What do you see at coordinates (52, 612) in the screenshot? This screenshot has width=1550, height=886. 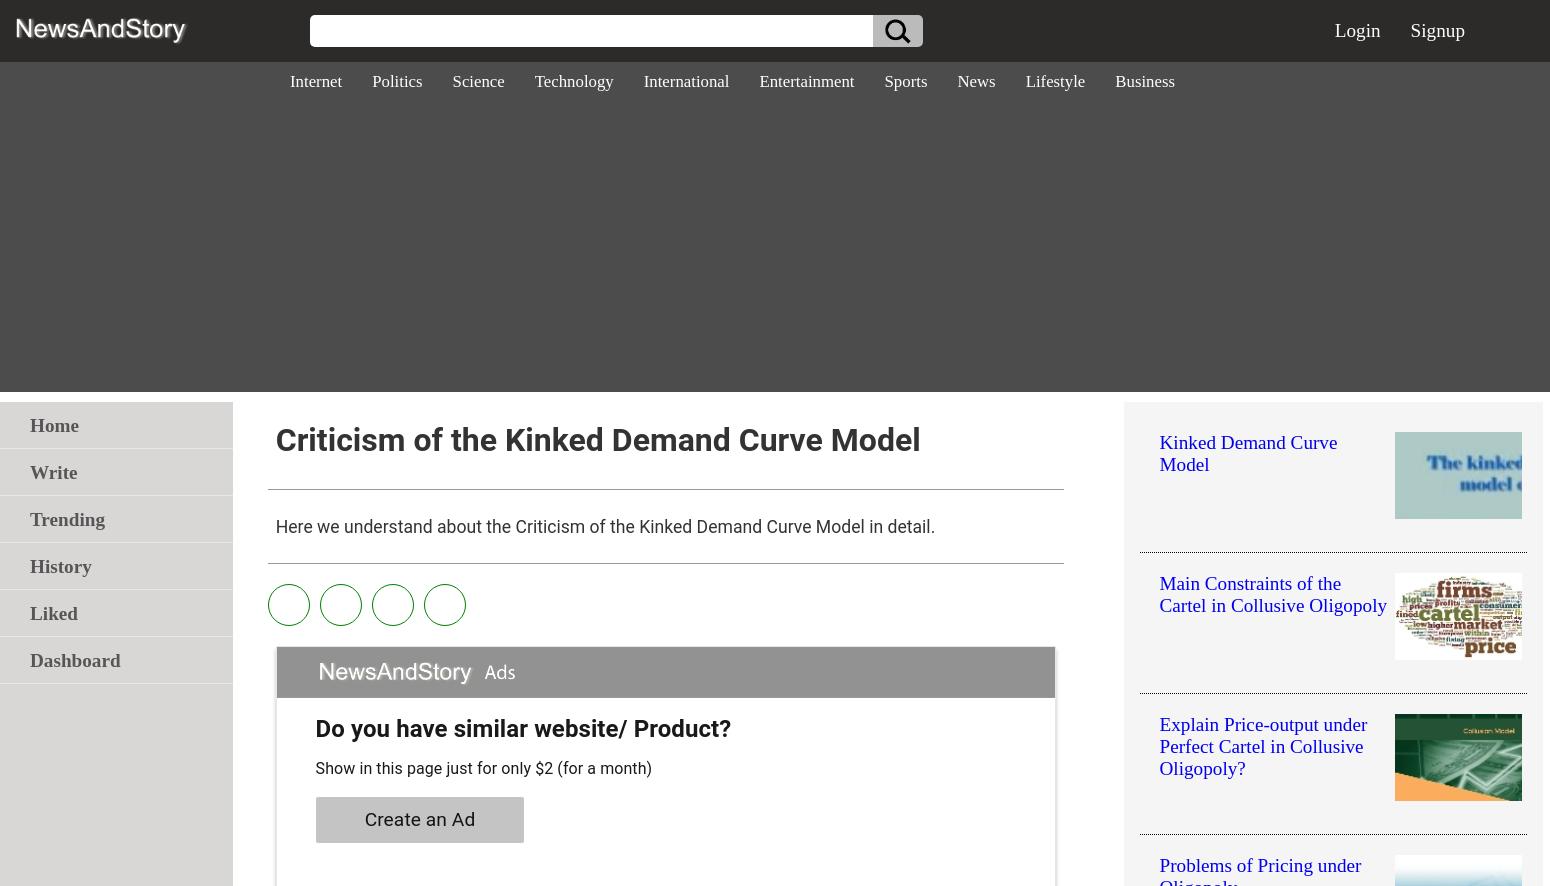 I see `'Liked'` at bounding box center [52, 612].